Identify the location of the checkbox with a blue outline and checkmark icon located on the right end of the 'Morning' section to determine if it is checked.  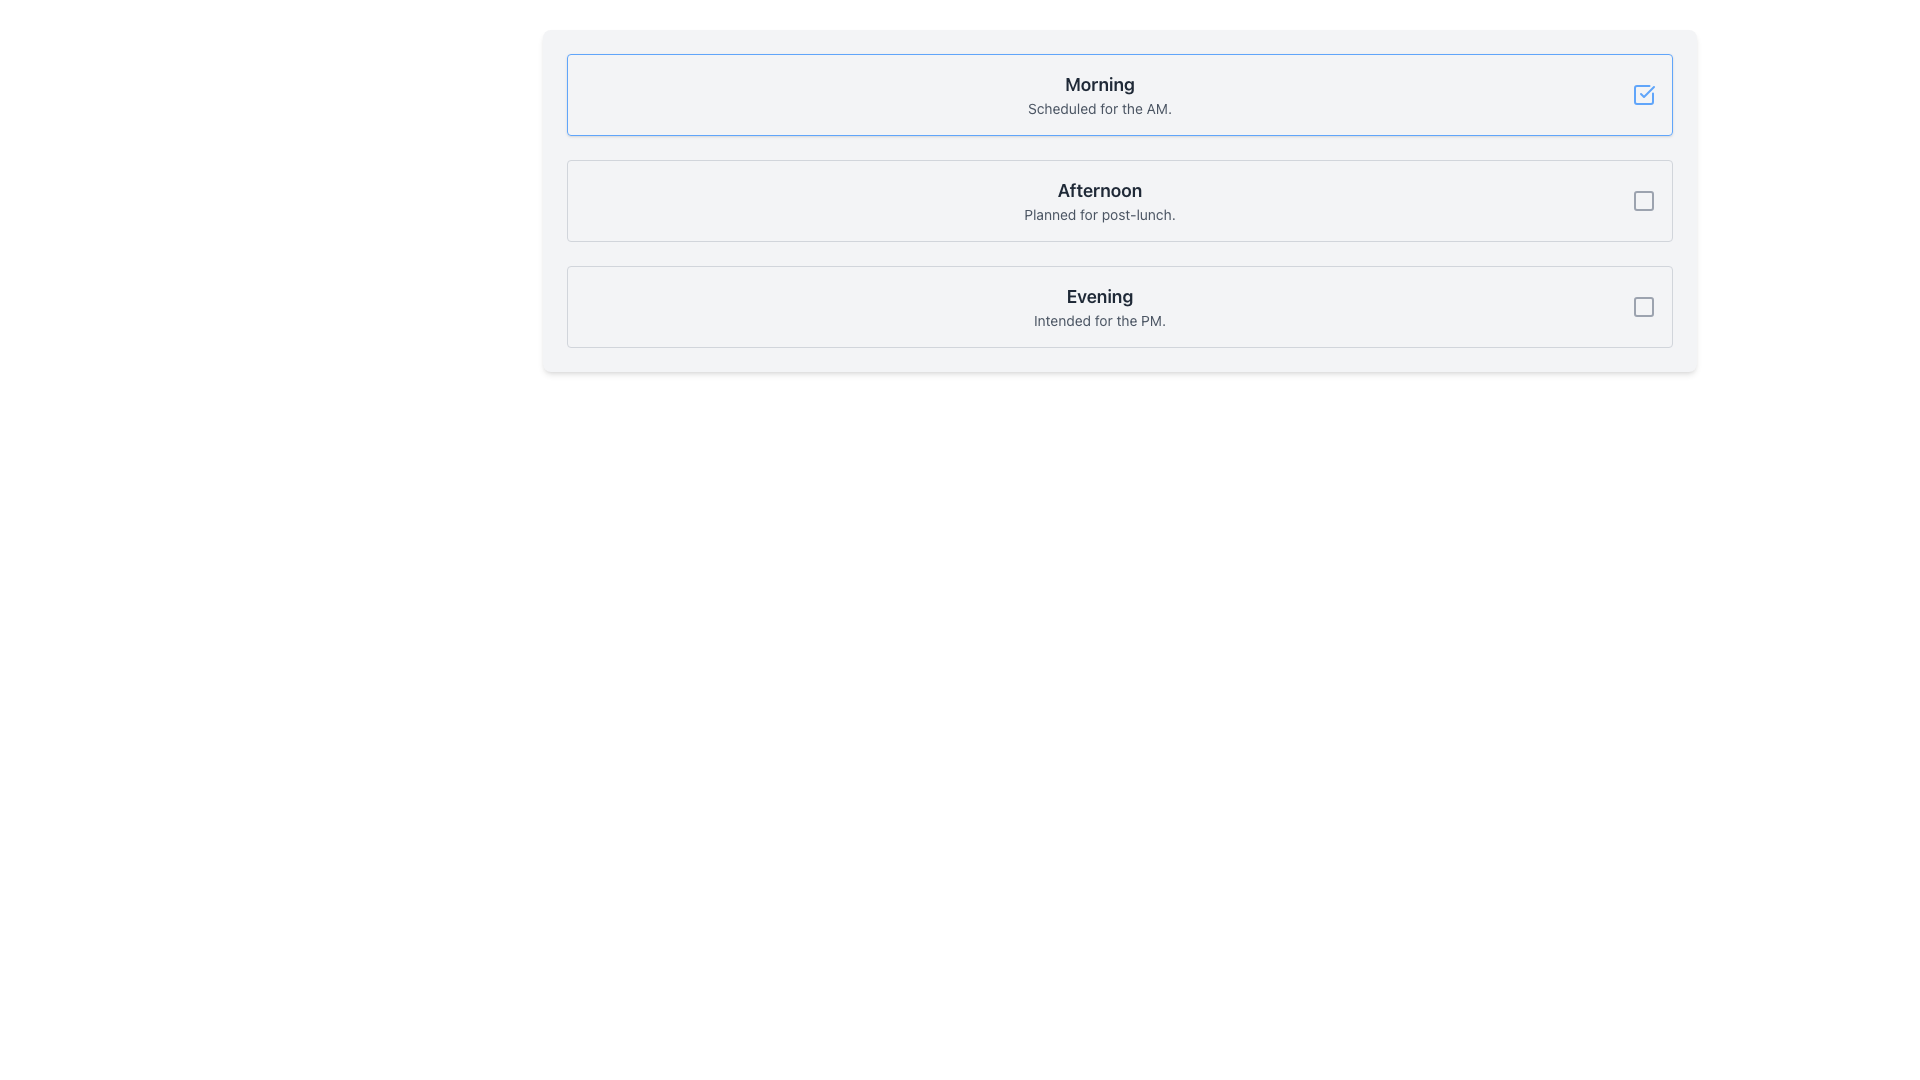
(1643, 95).